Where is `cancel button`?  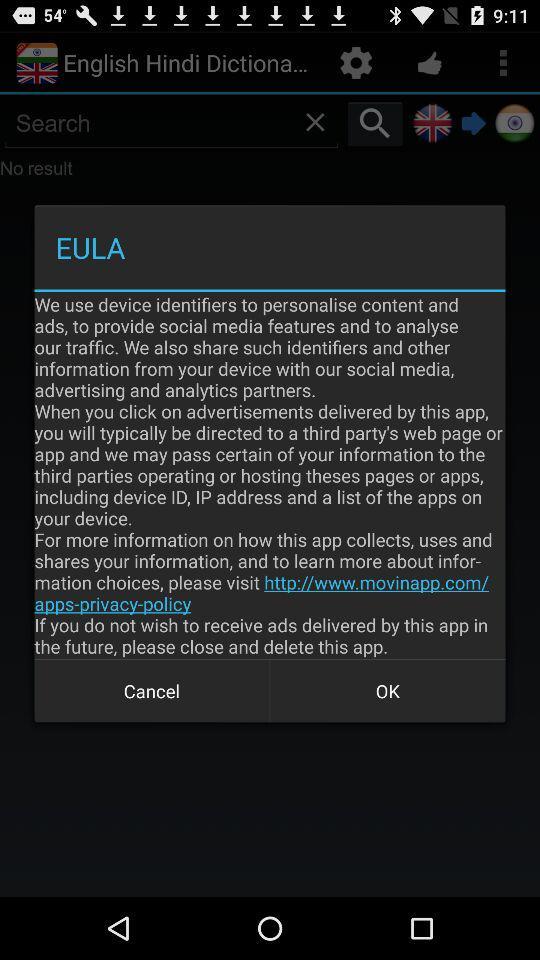
cancel button is located at coordinates (151, 691).